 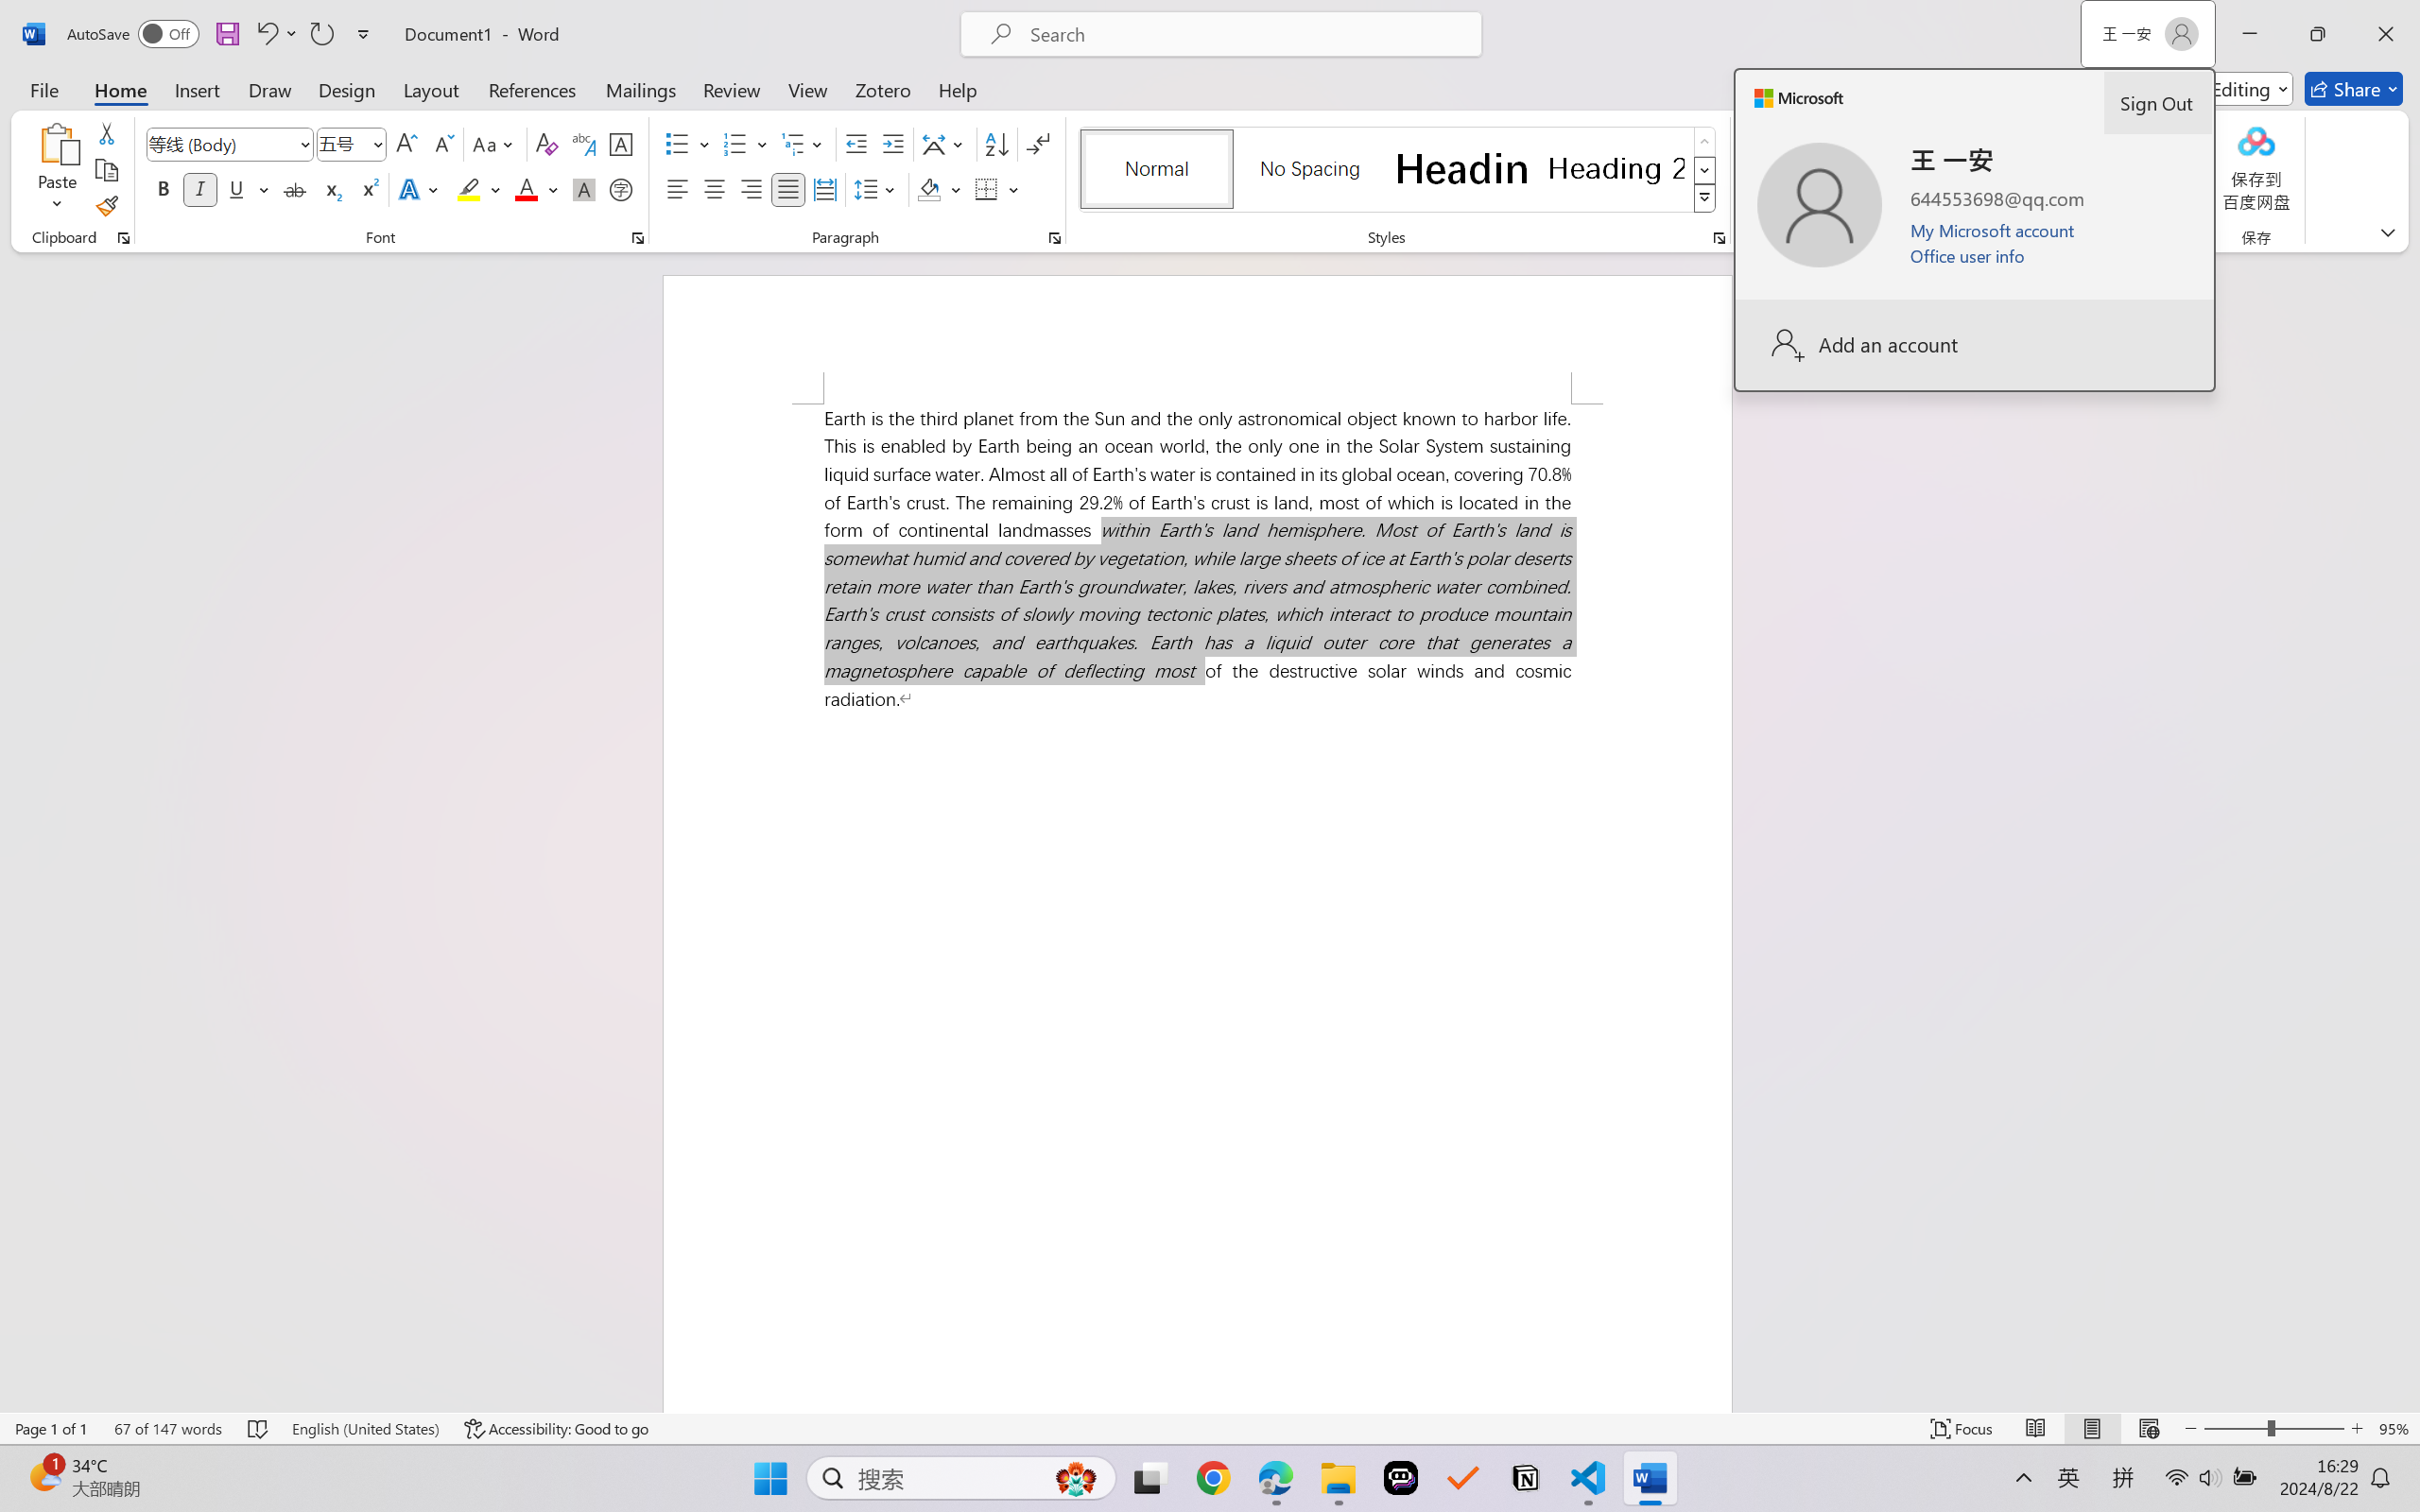 What do you see at coordinates (320, 33) in the screenshot?
I see `'Repeat Doc Close'` at bounding box center [320, 33].